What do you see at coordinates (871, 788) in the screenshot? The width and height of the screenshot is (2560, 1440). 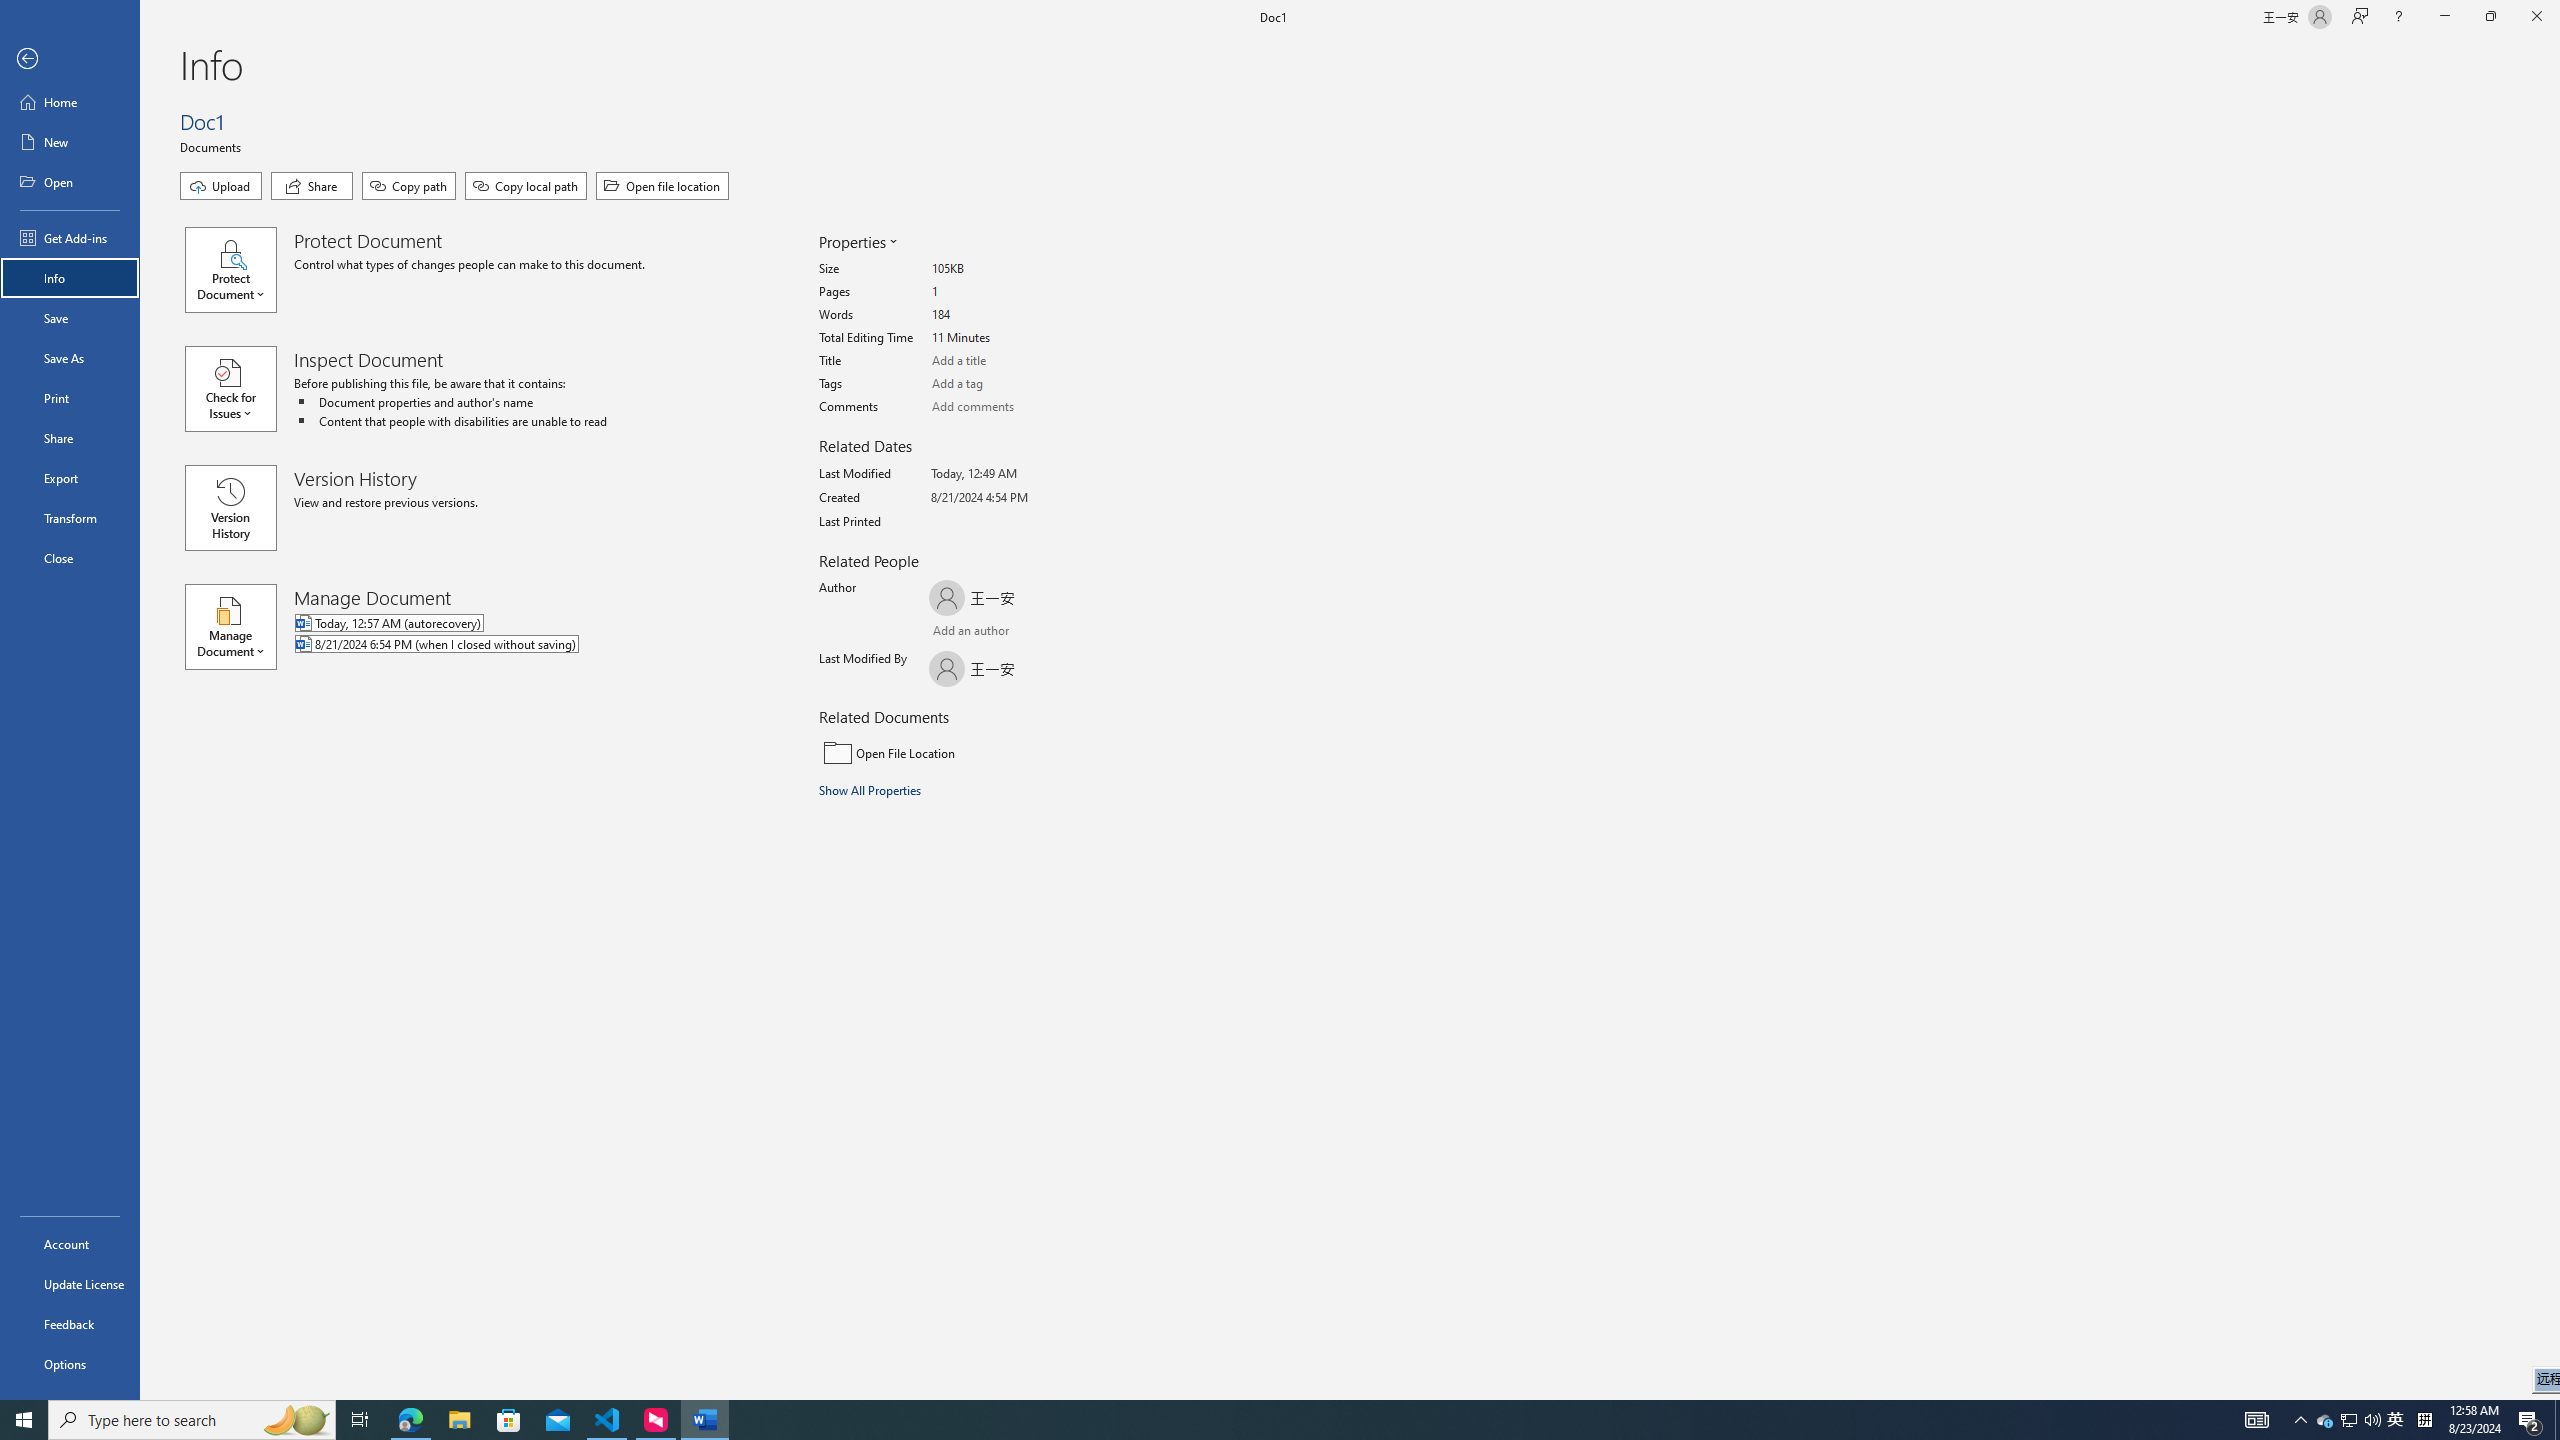 I see `'Show All Properties'` at bounding box center [871, 788].